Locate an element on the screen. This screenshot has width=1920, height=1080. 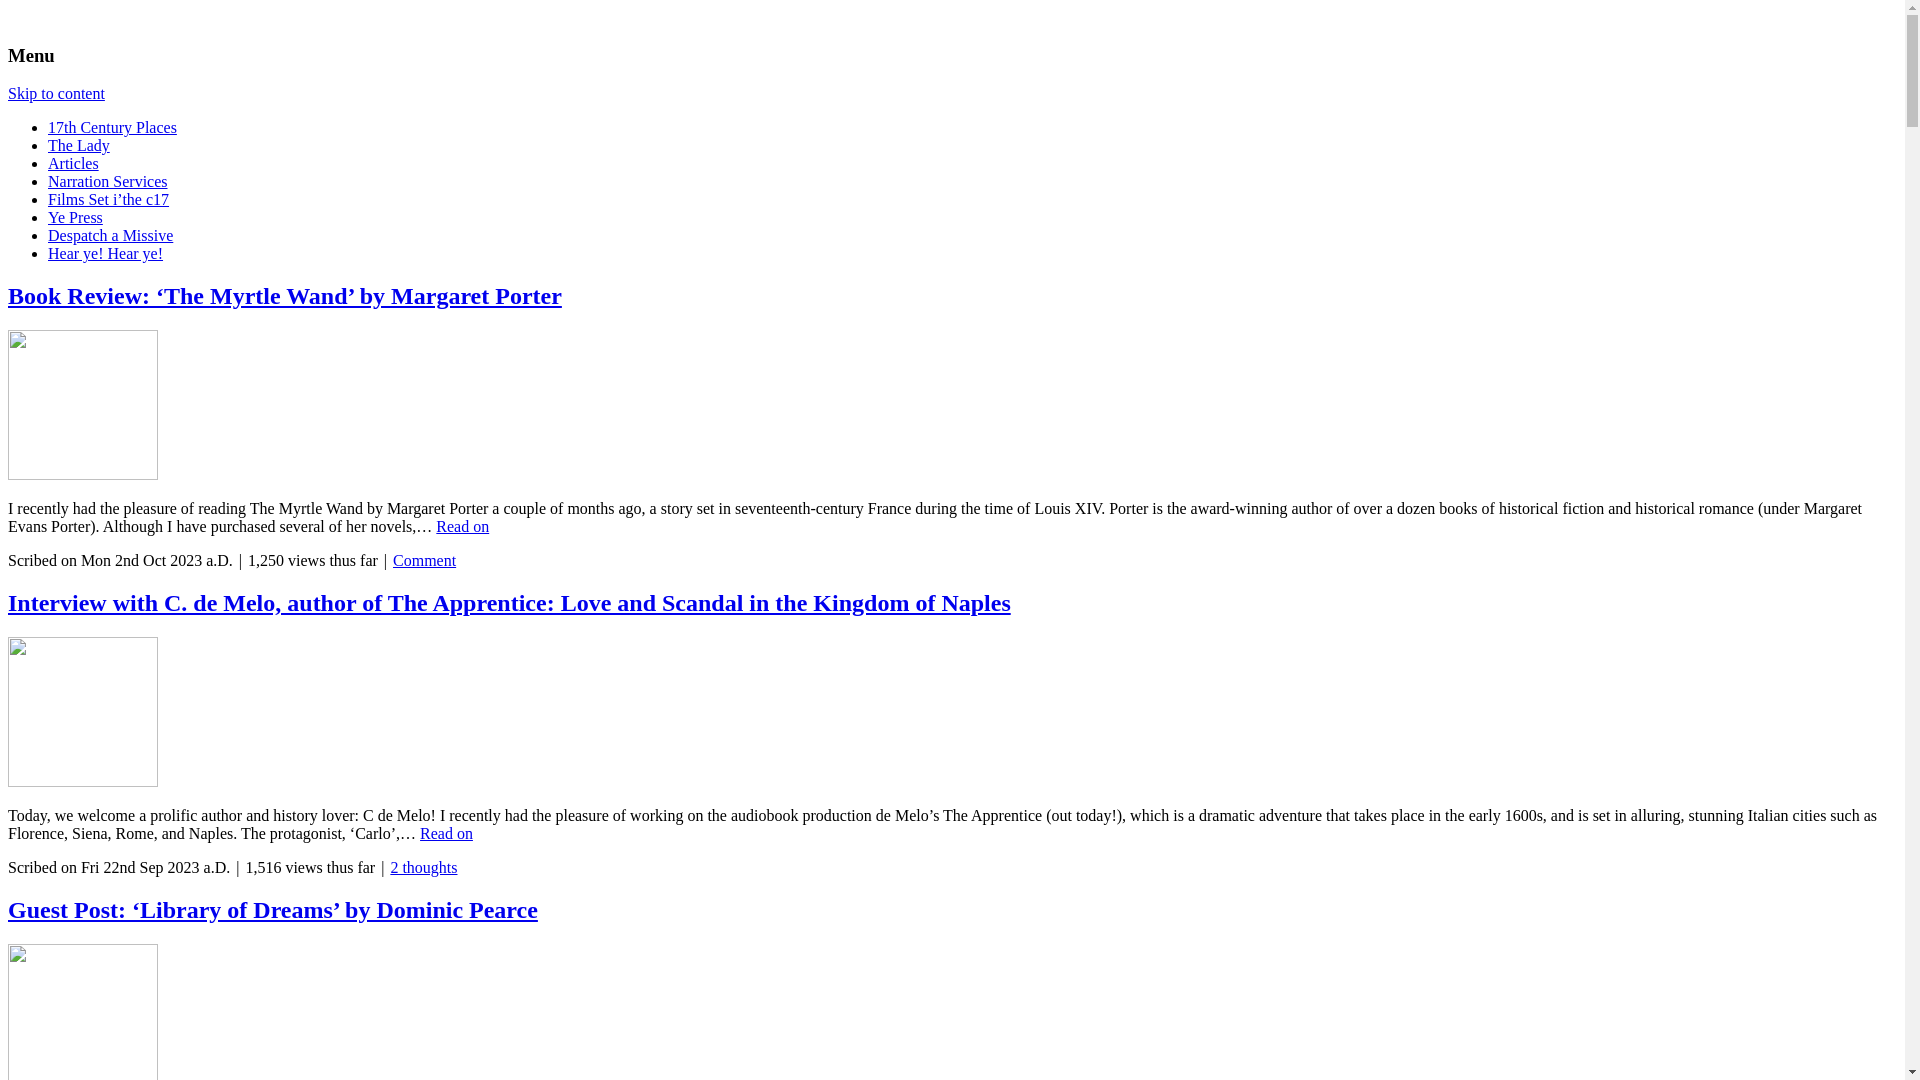
'The Lady' is located at coordinates (78, 144).